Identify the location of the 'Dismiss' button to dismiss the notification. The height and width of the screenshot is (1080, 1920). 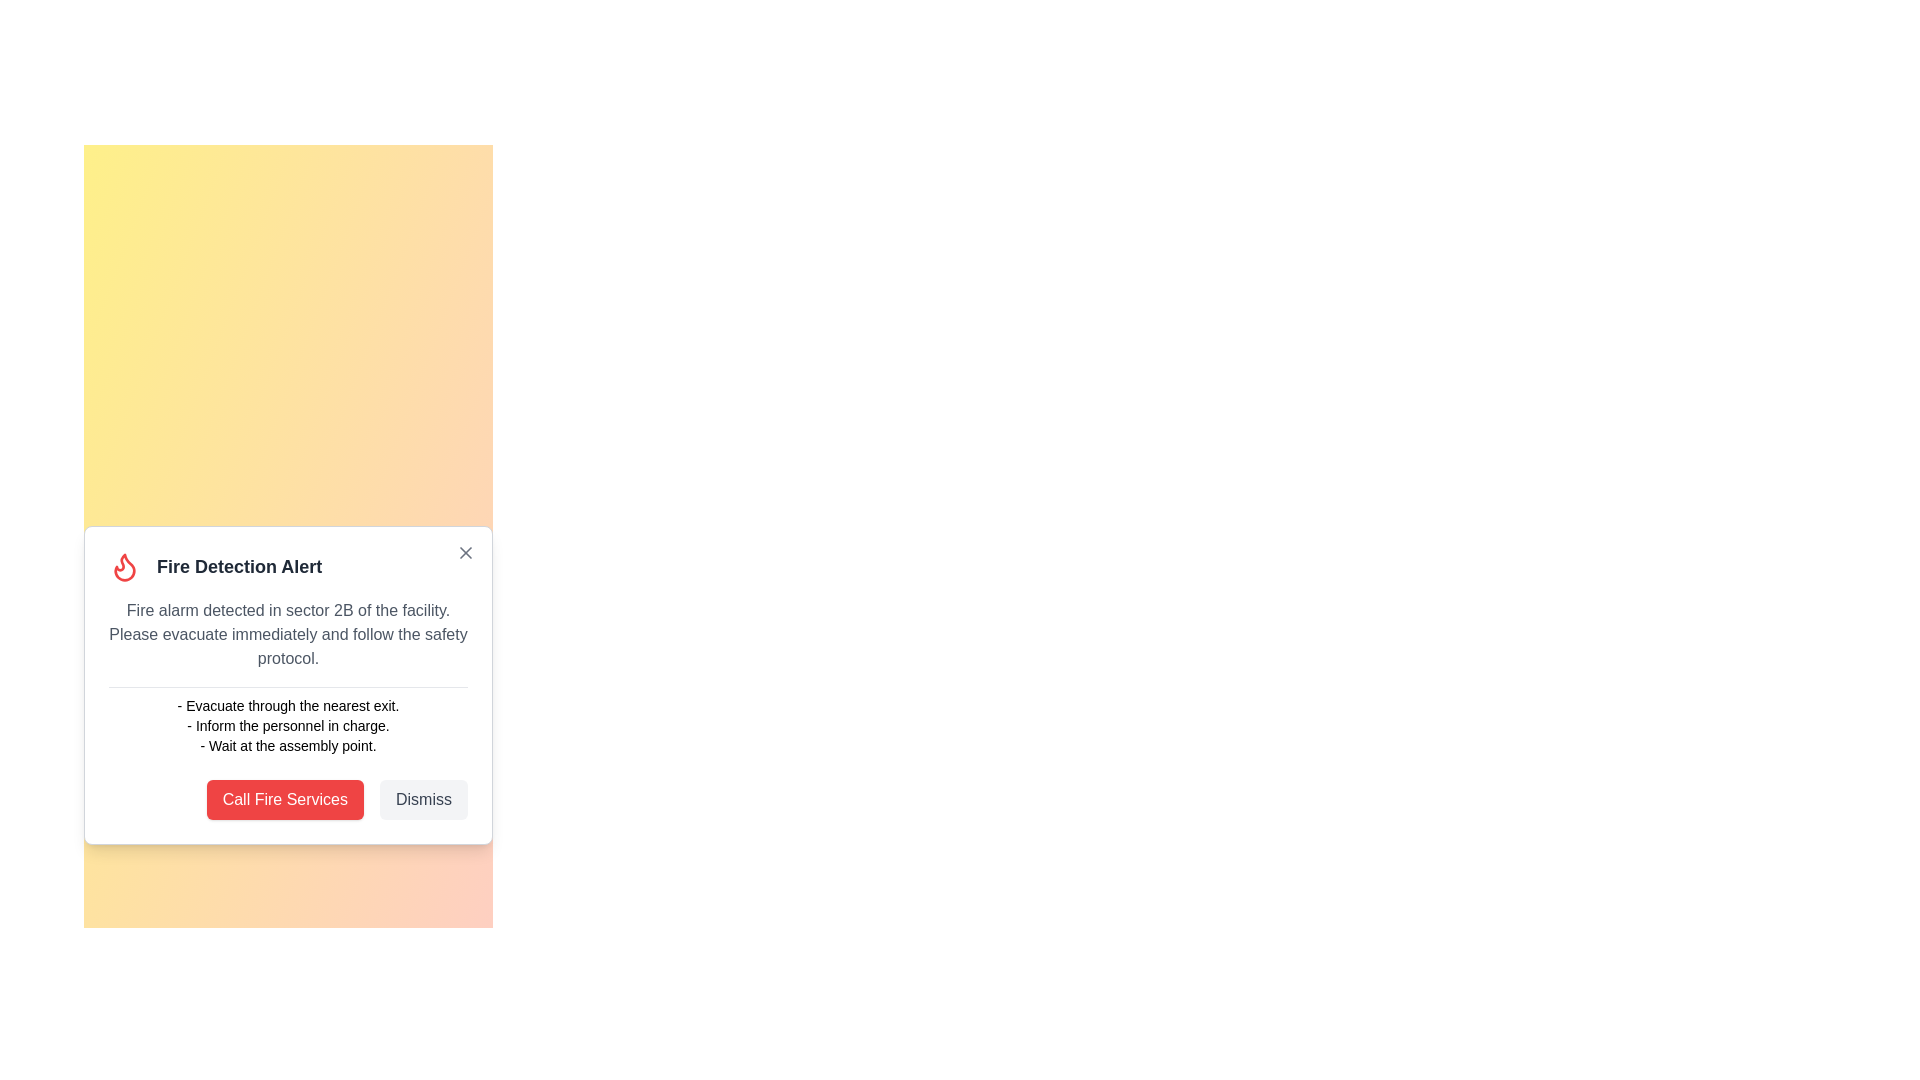
(422, 798).